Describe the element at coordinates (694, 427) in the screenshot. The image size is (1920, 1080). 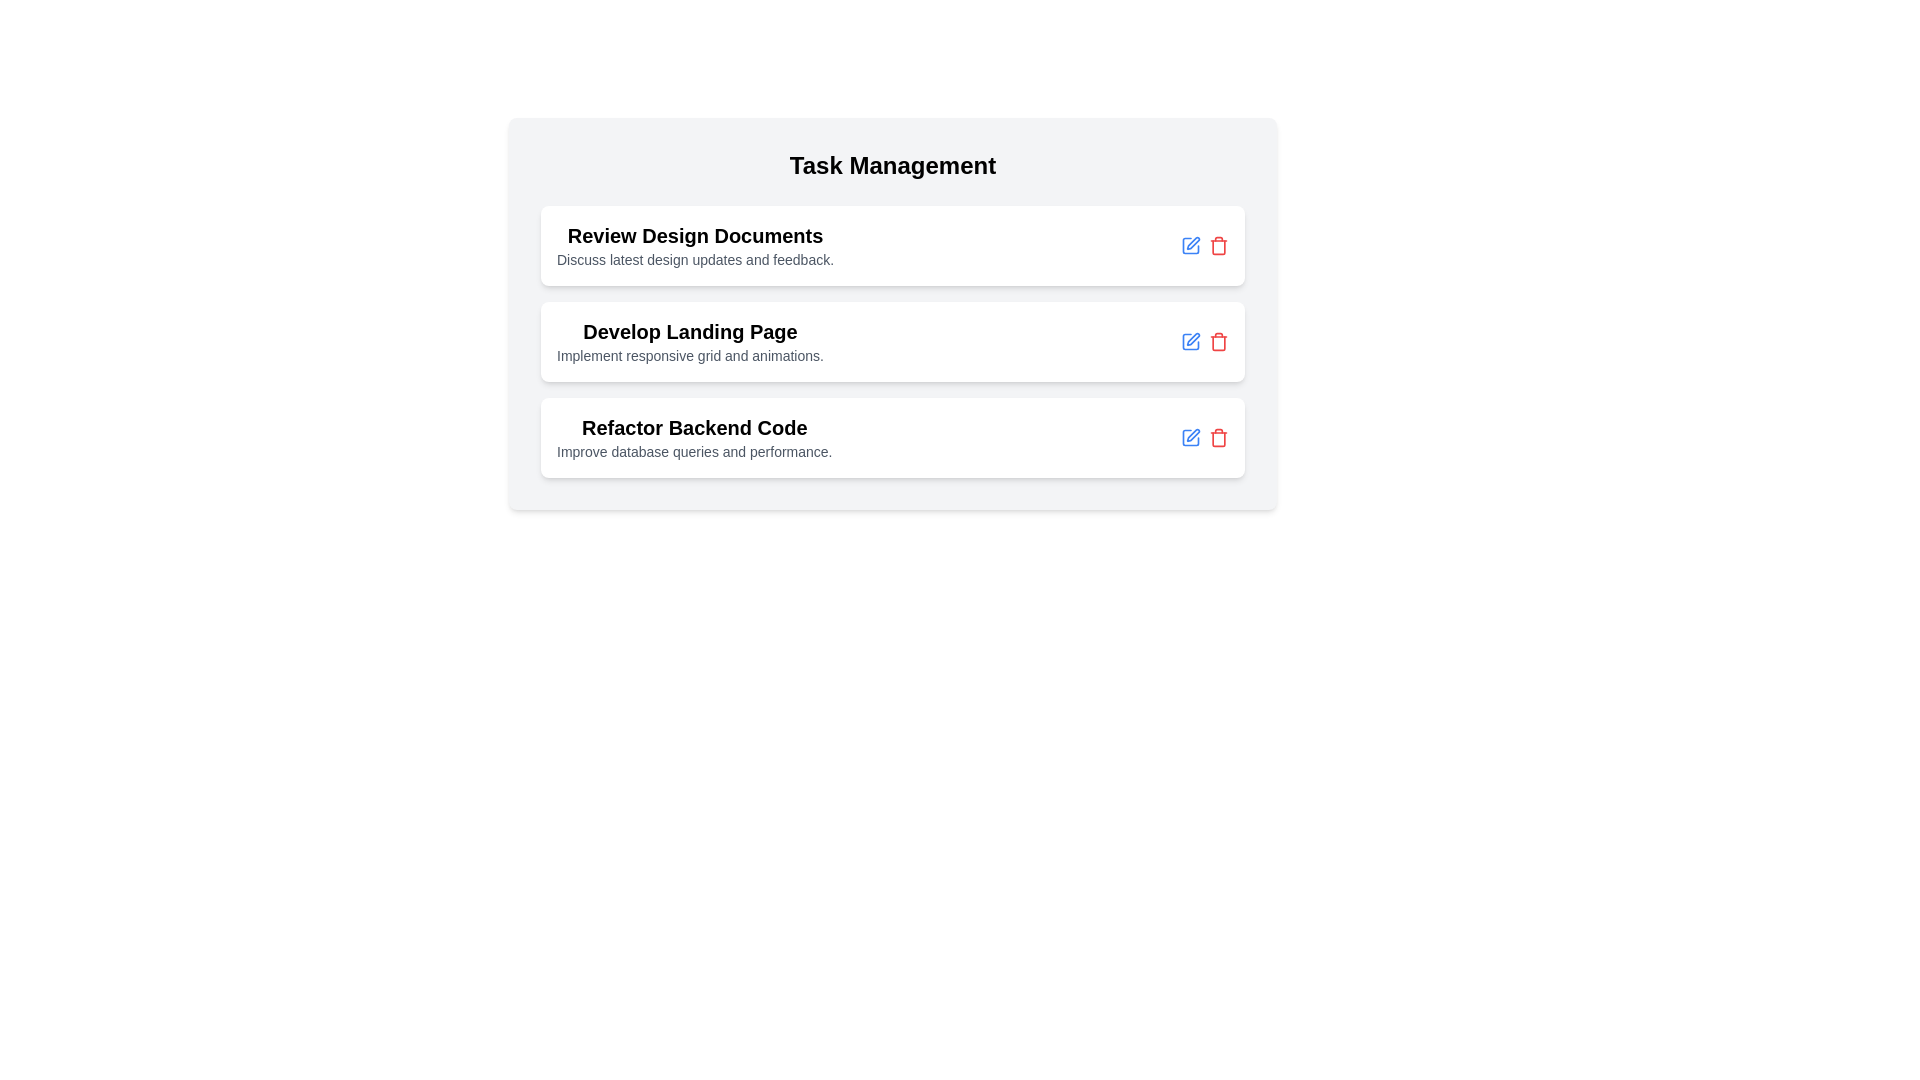
I see `the title text element that serves as the task's objective, located in the third position of a vertically stacked list of tasks` at that location.